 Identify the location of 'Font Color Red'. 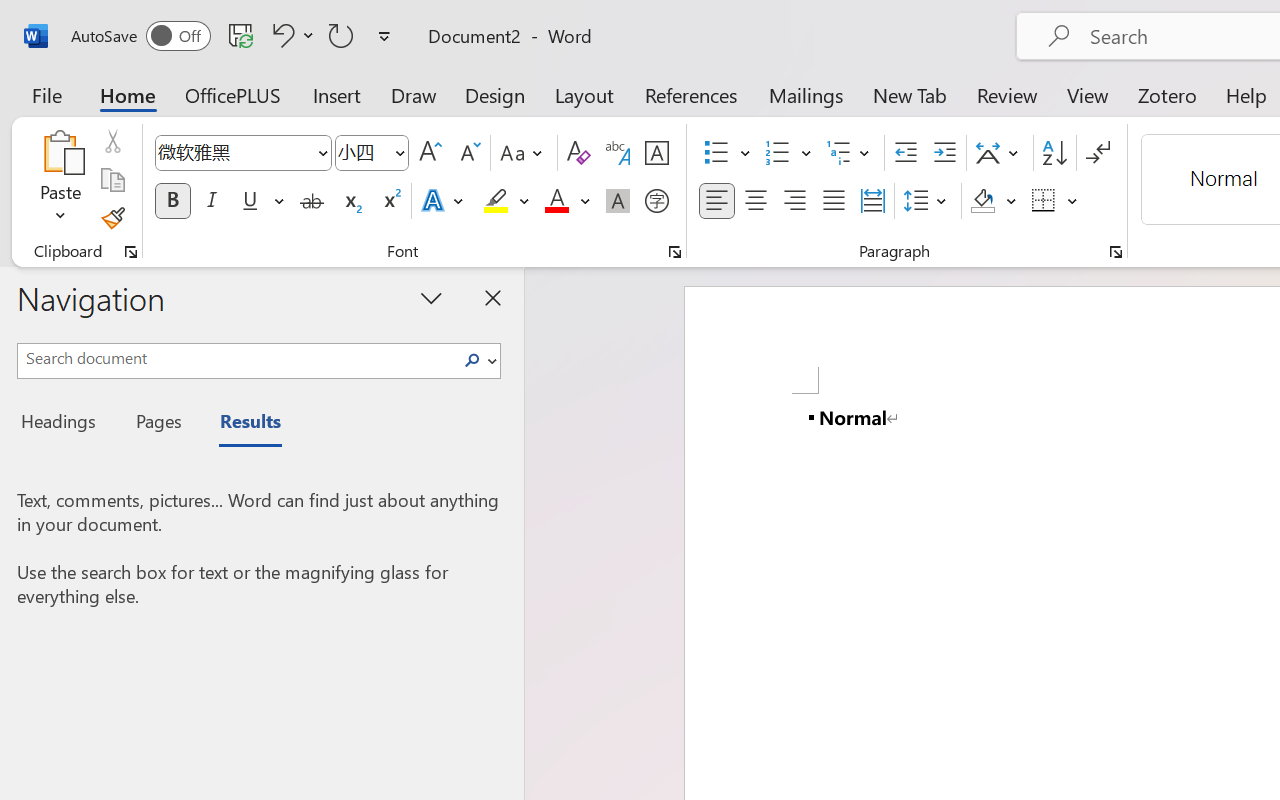
(556, 201).